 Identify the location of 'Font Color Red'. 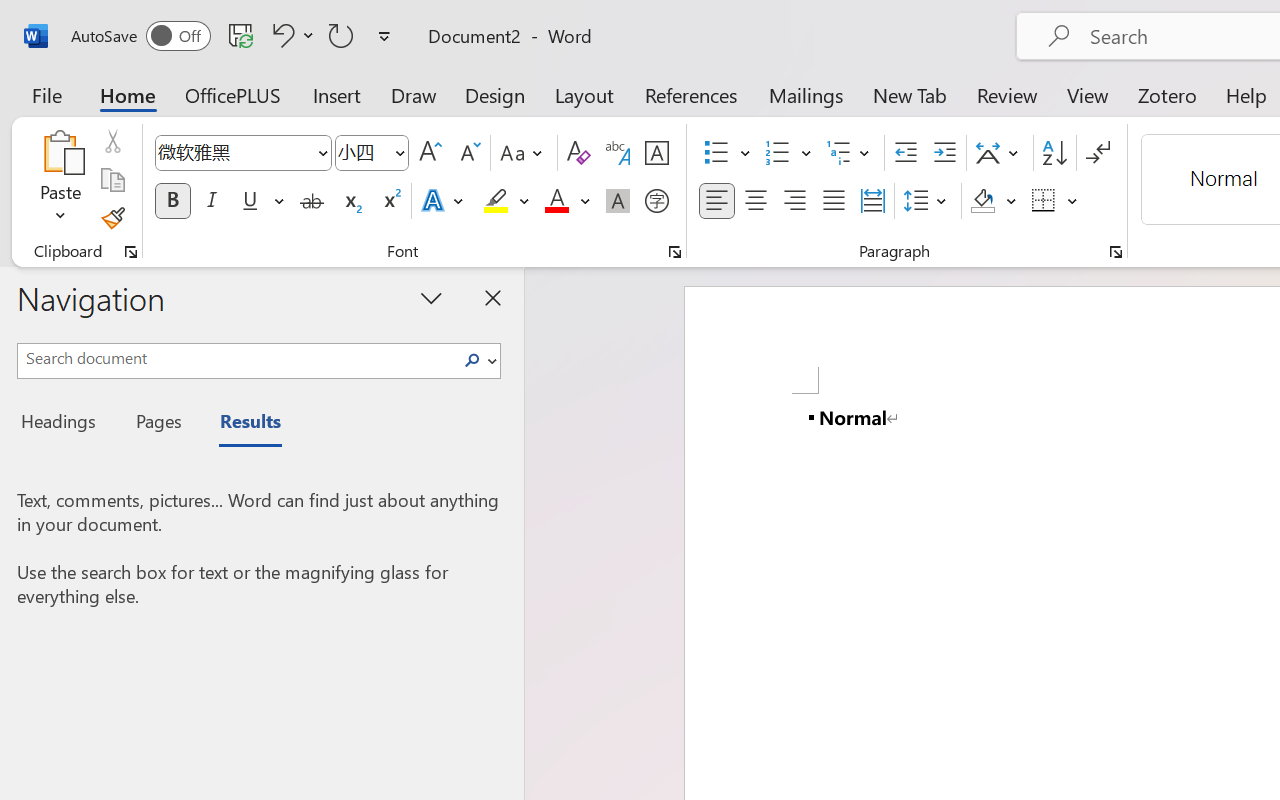
(556, 201).